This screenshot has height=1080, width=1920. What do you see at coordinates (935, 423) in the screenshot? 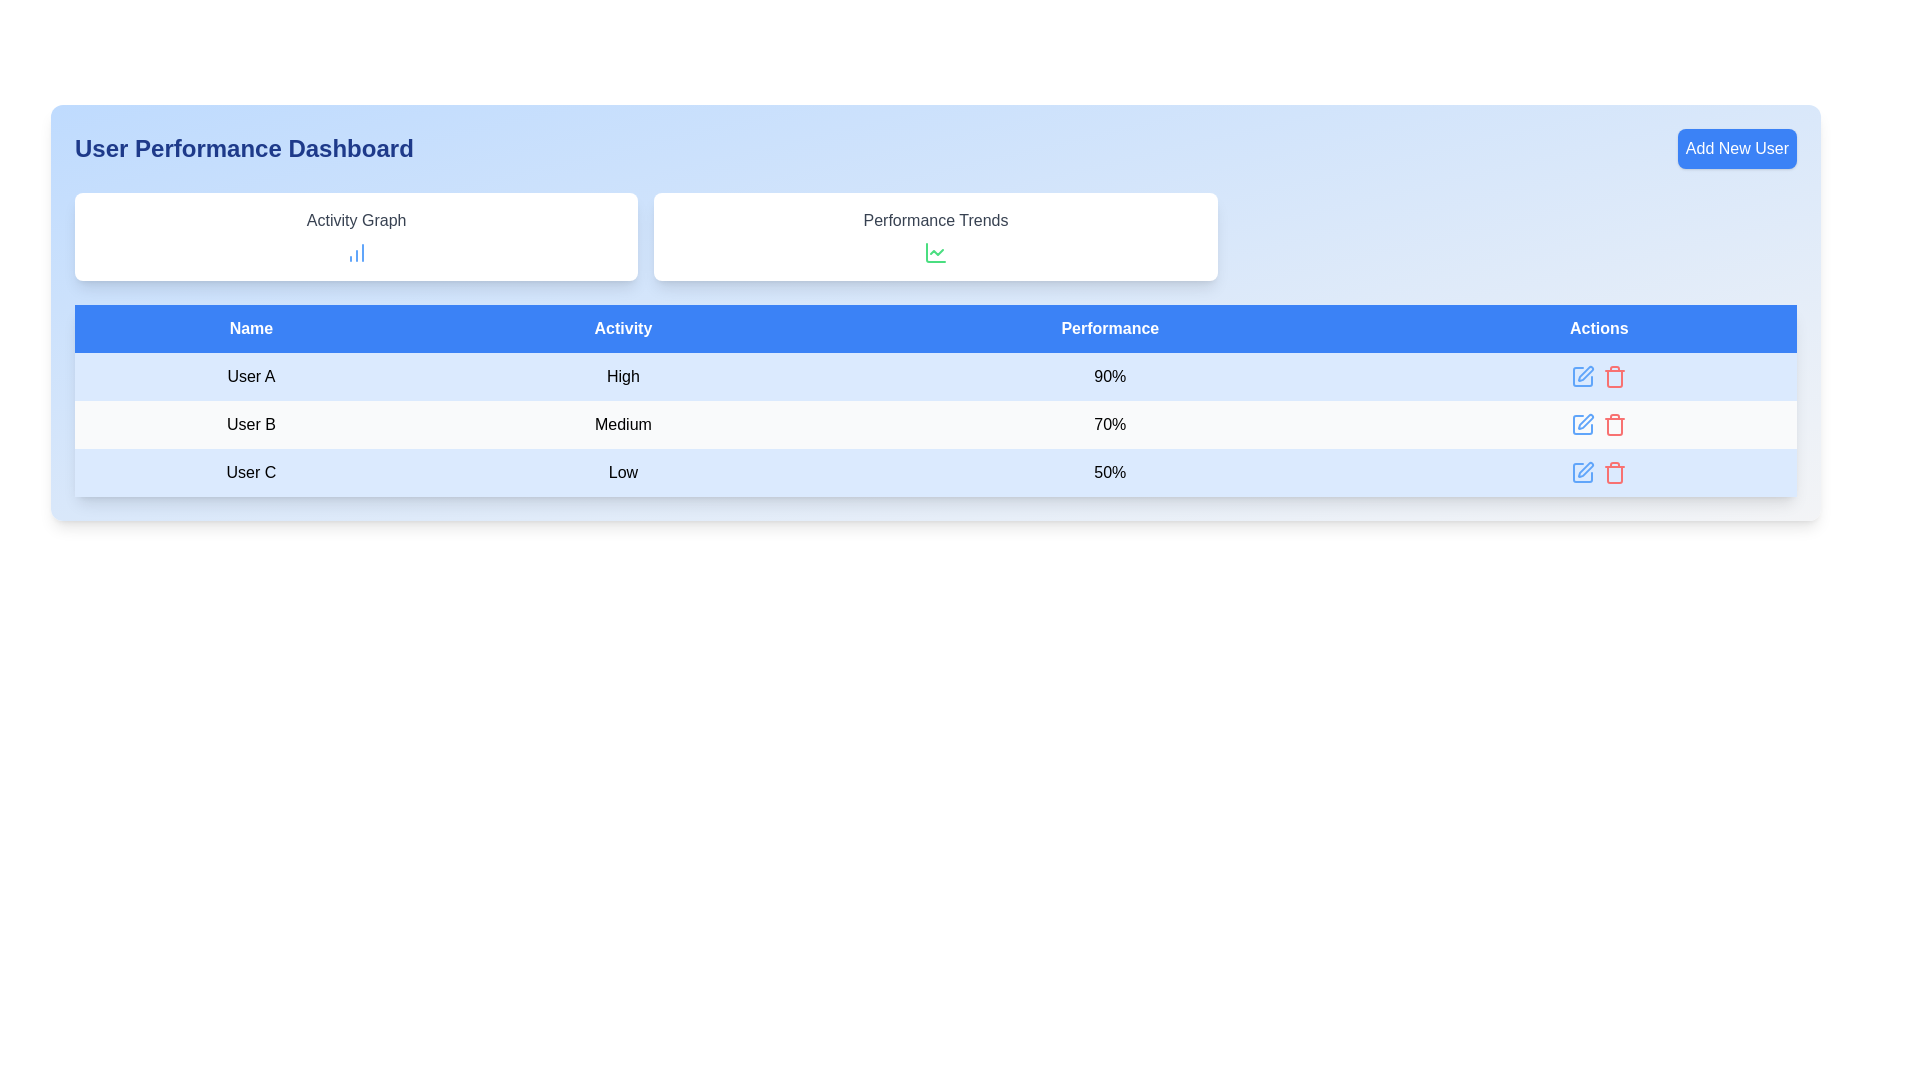
I see `the second row in the user information table for 'User B'` at bounding box center [935, 423].